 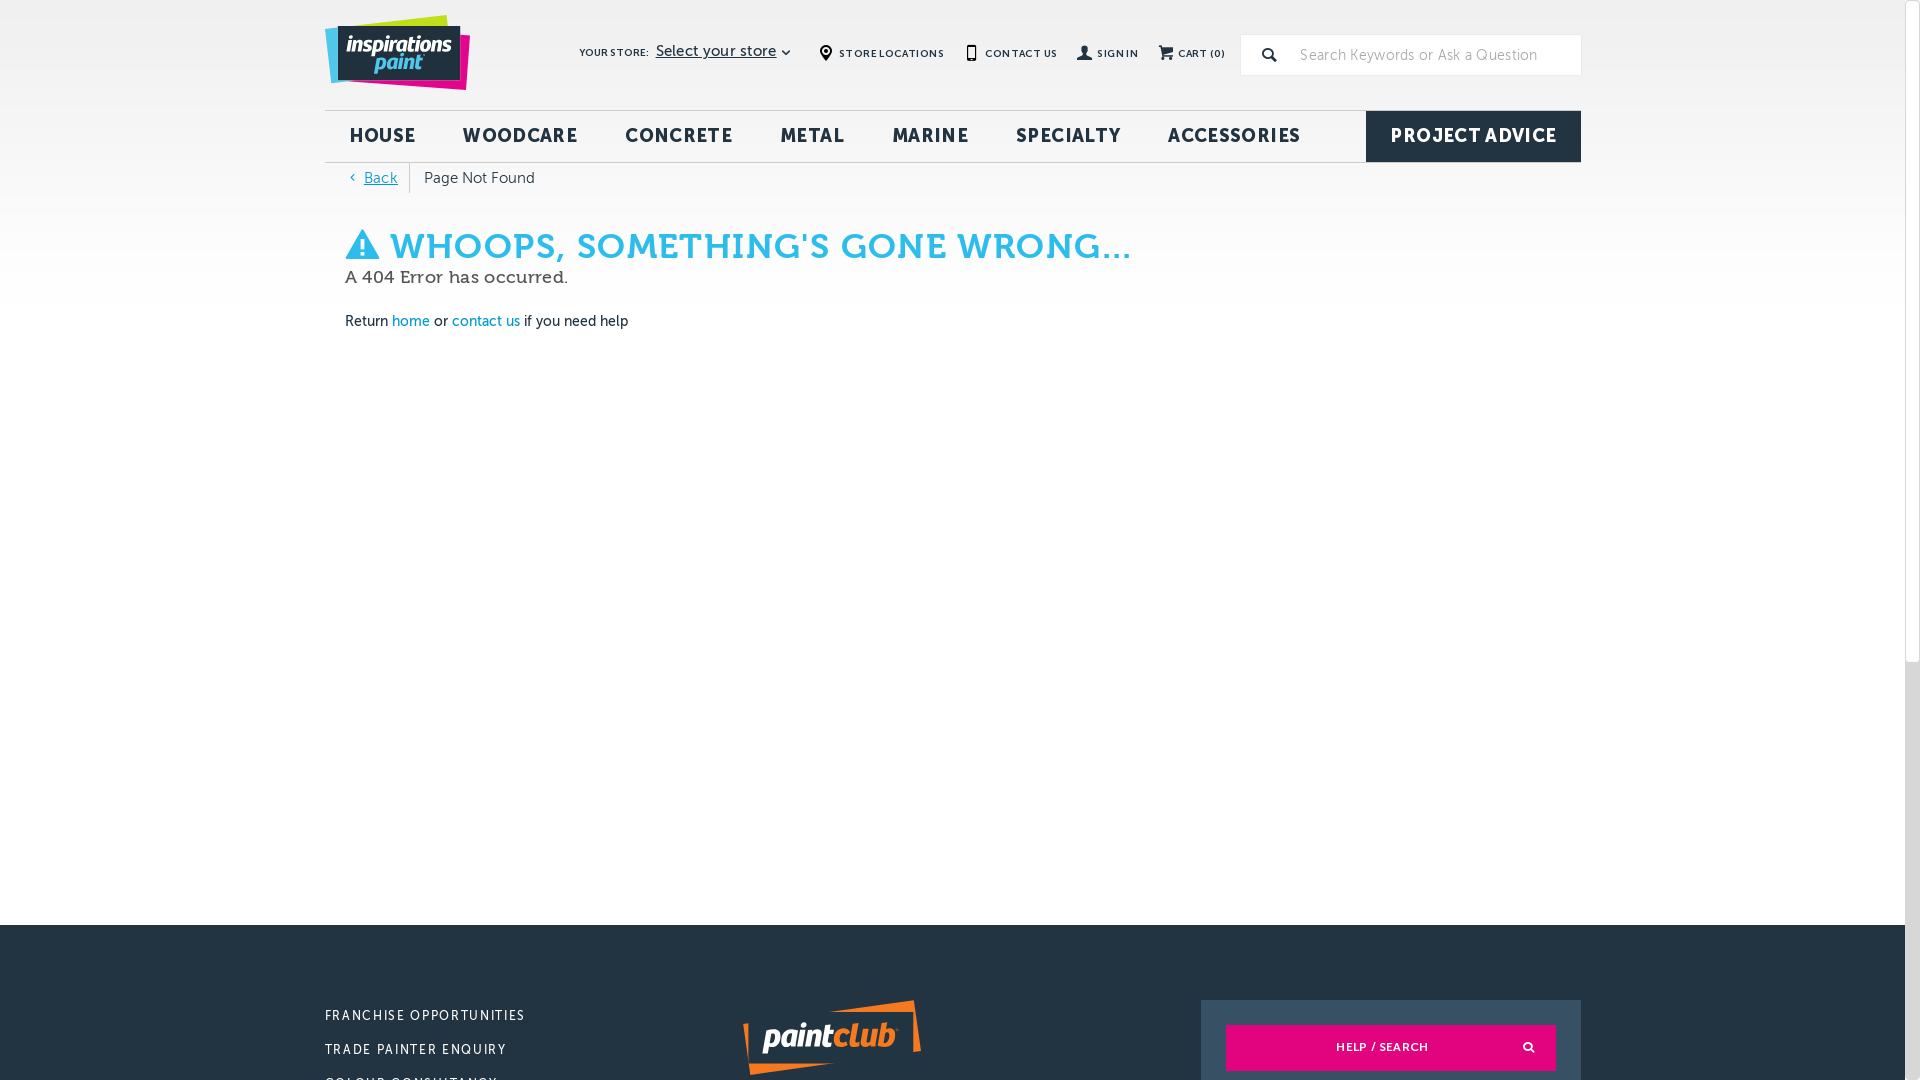 What do you see at coordinates (410, 320) in the screenshot?
I see `'home'` at bounding box center [410, 320].